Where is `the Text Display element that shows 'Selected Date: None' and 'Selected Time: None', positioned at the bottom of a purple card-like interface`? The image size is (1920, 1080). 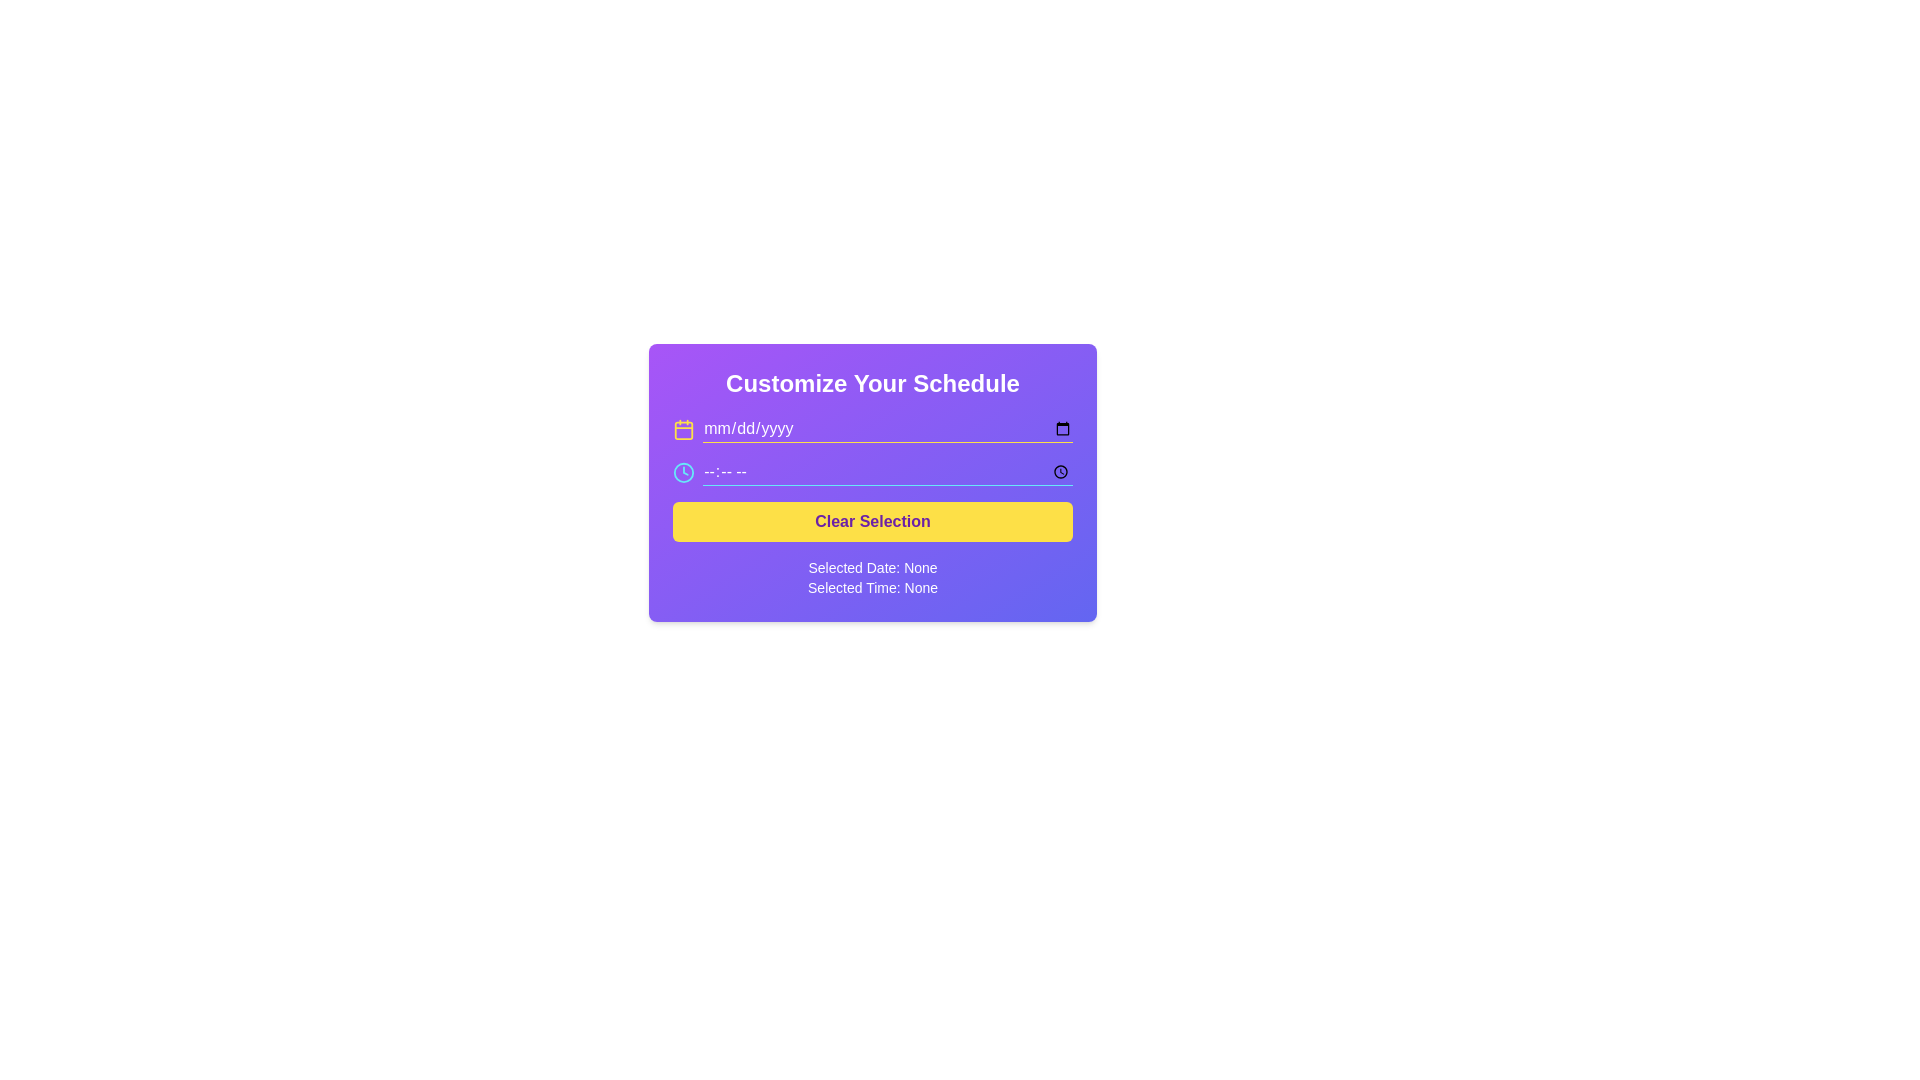
the Text Display element that shows 'Selected Date: None' and 'Selected Time: None', positioned at the bottom of a purple card-like interface is located at coordinates (873, 578).